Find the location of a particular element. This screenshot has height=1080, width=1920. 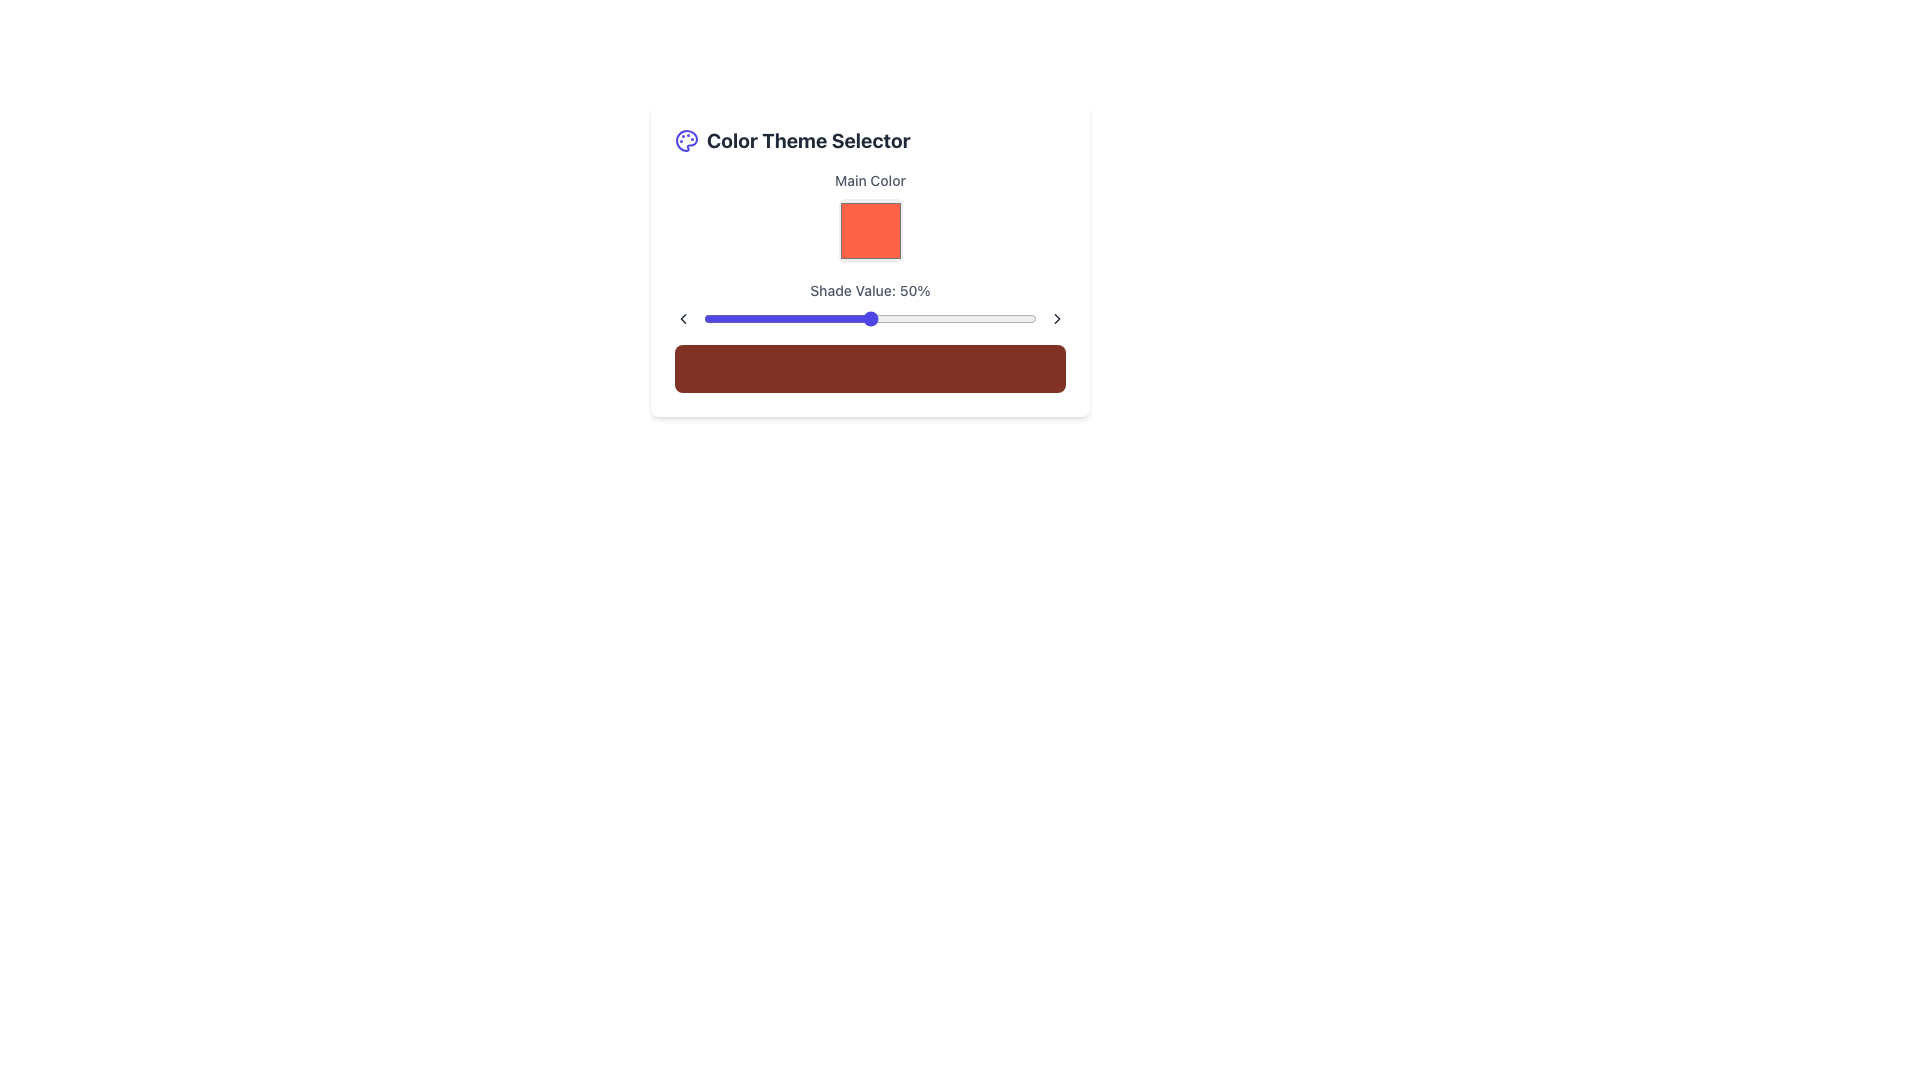

the shade value is located at coordinates (1013, 318).